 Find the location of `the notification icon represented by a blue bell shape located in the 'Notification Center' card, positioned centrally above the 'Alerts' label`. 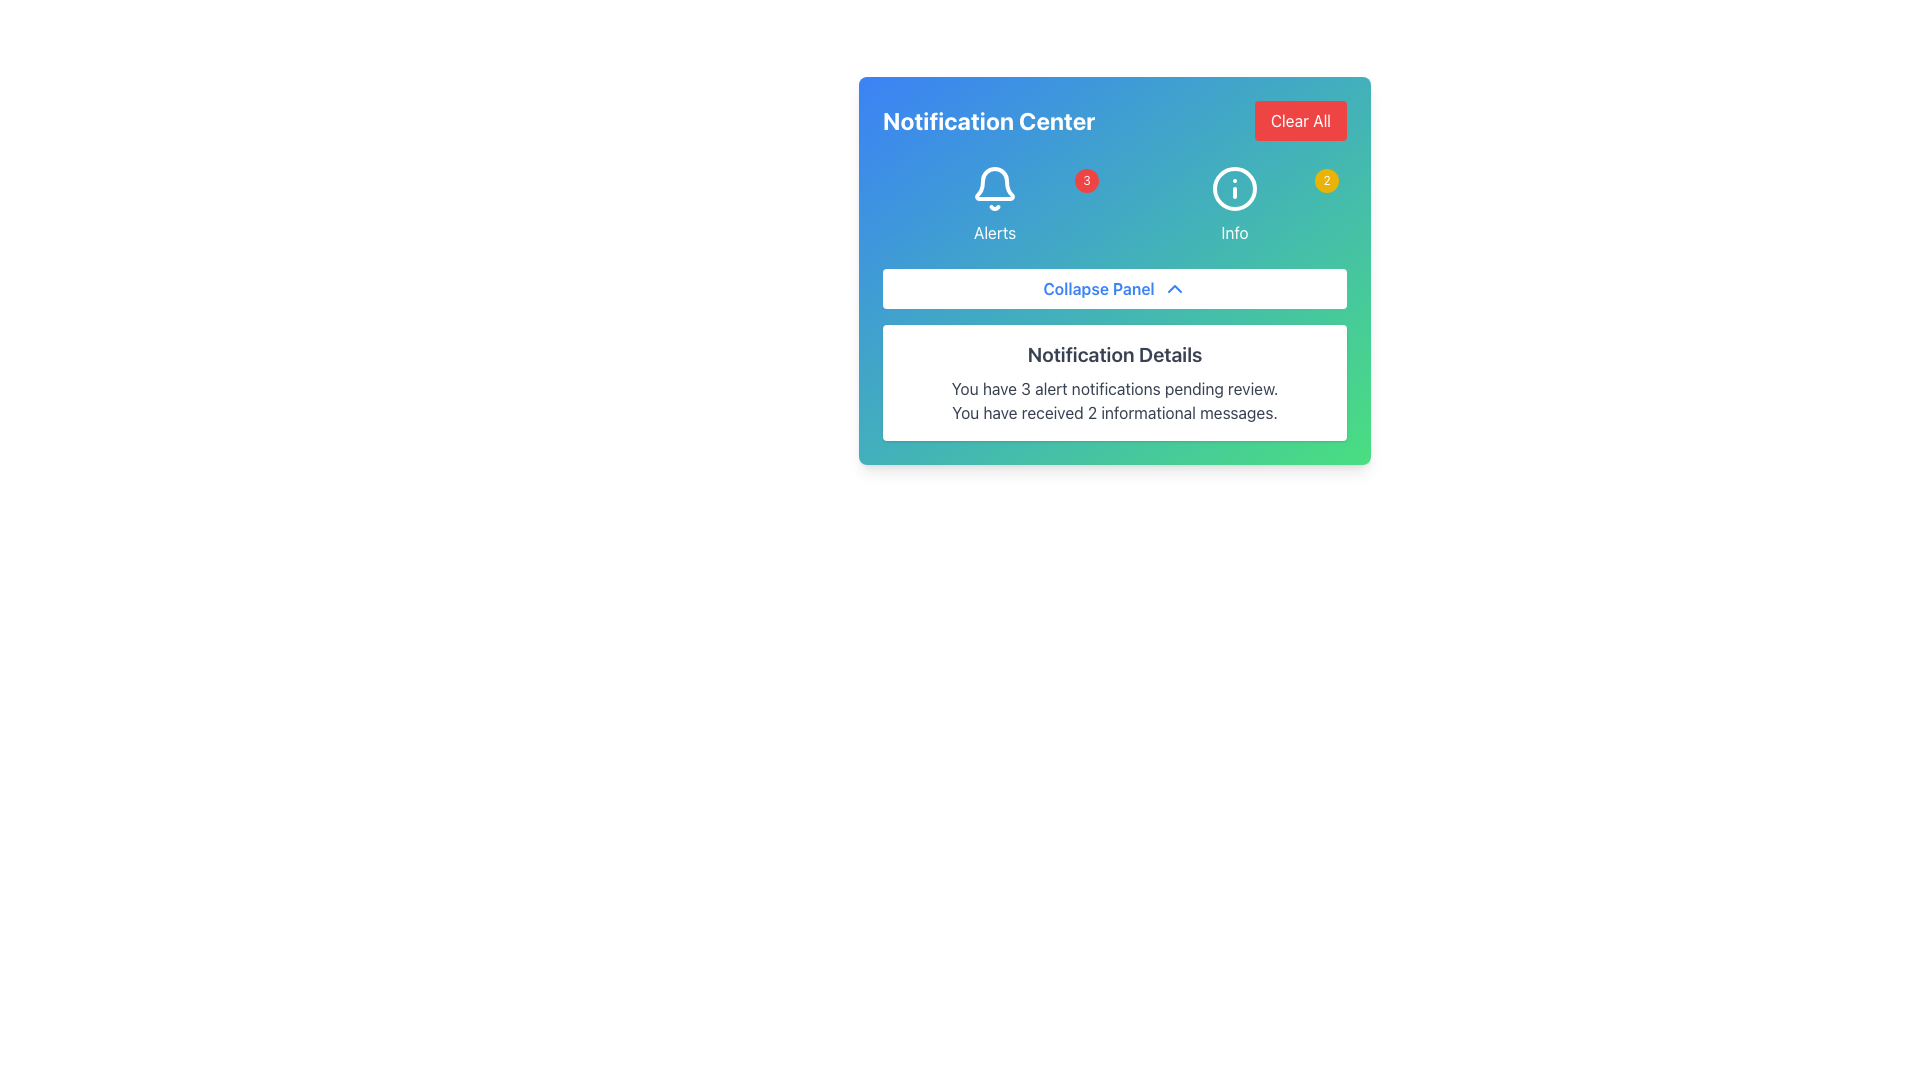

the notification icon represented by a blue bell shape located in the 'Notification Center' card, positioned centrally above the 'Alerts' label is located at coordinates (994, 184).